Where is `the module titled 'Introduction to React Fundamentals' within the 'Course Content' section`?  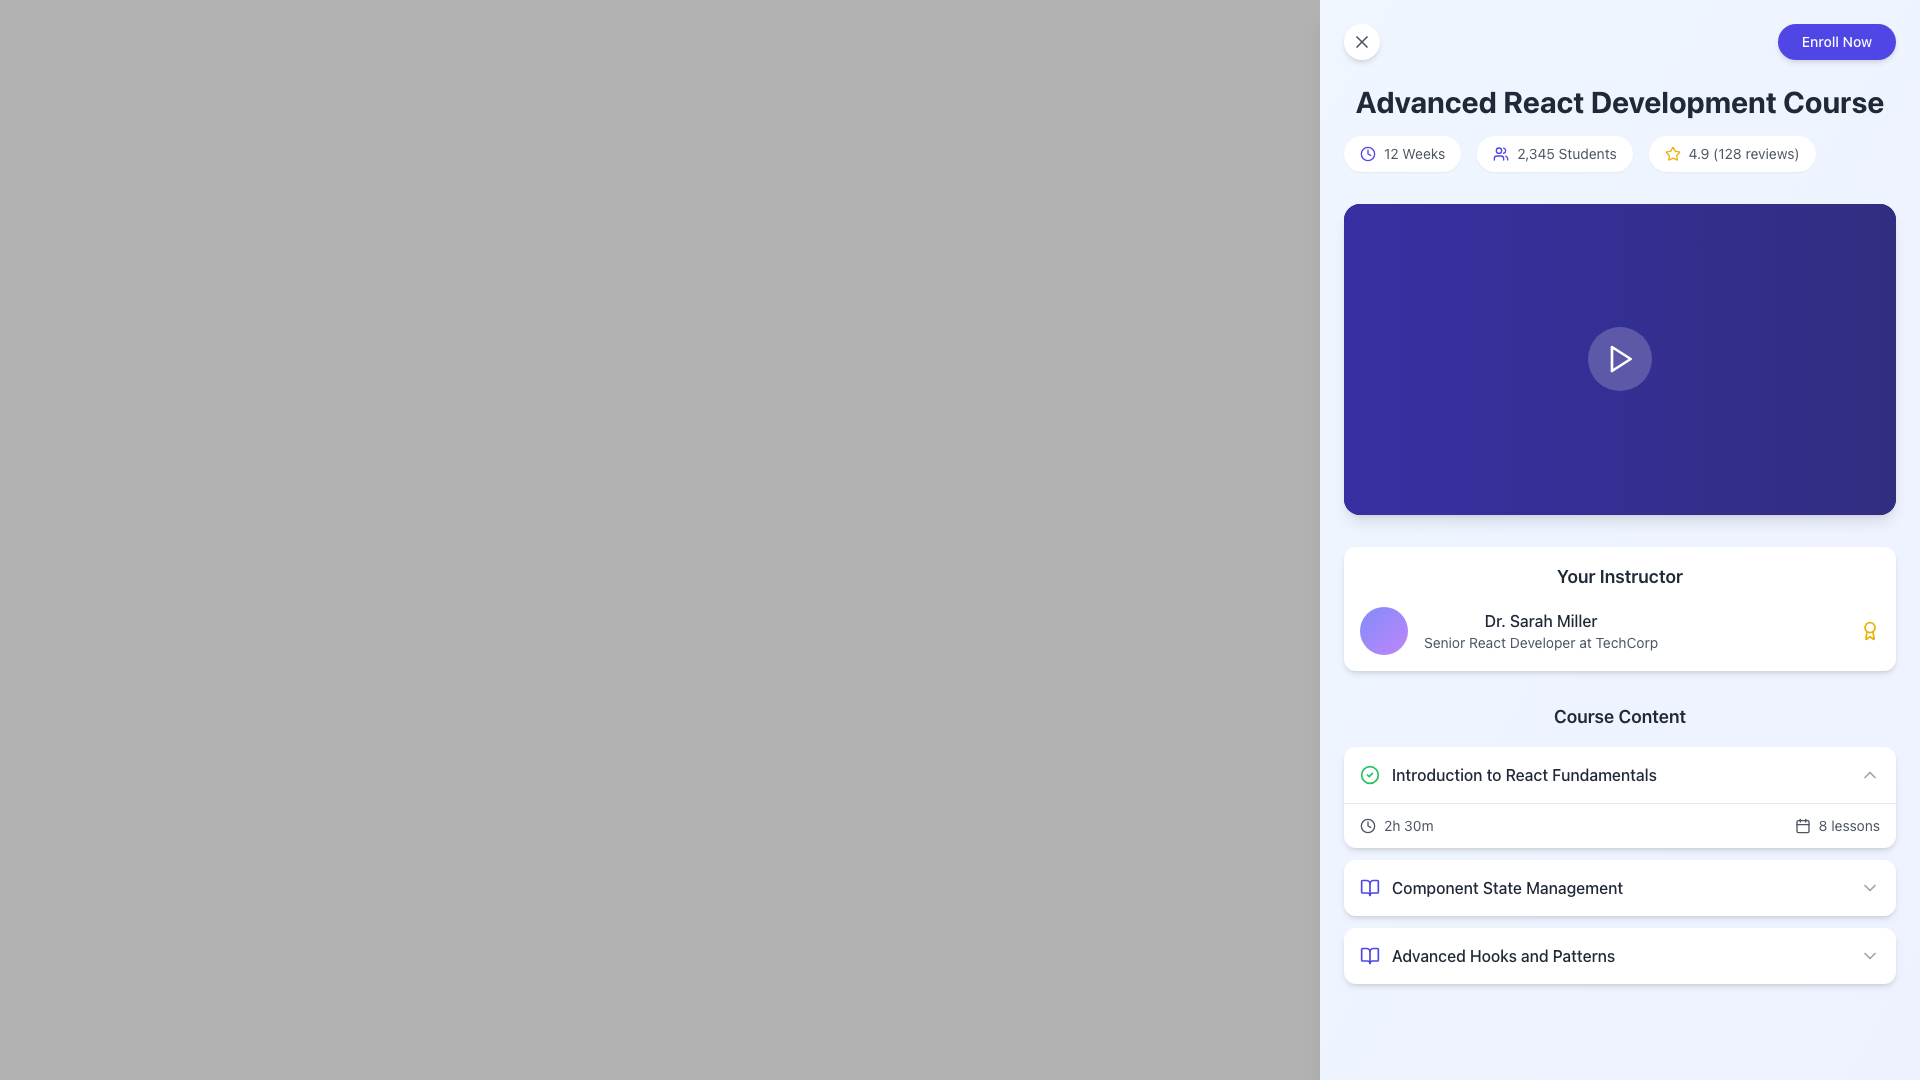 the module titled 'Introduction to React Fundamentals' within the 'Course Content' section is located at coordinates (1620, 843).